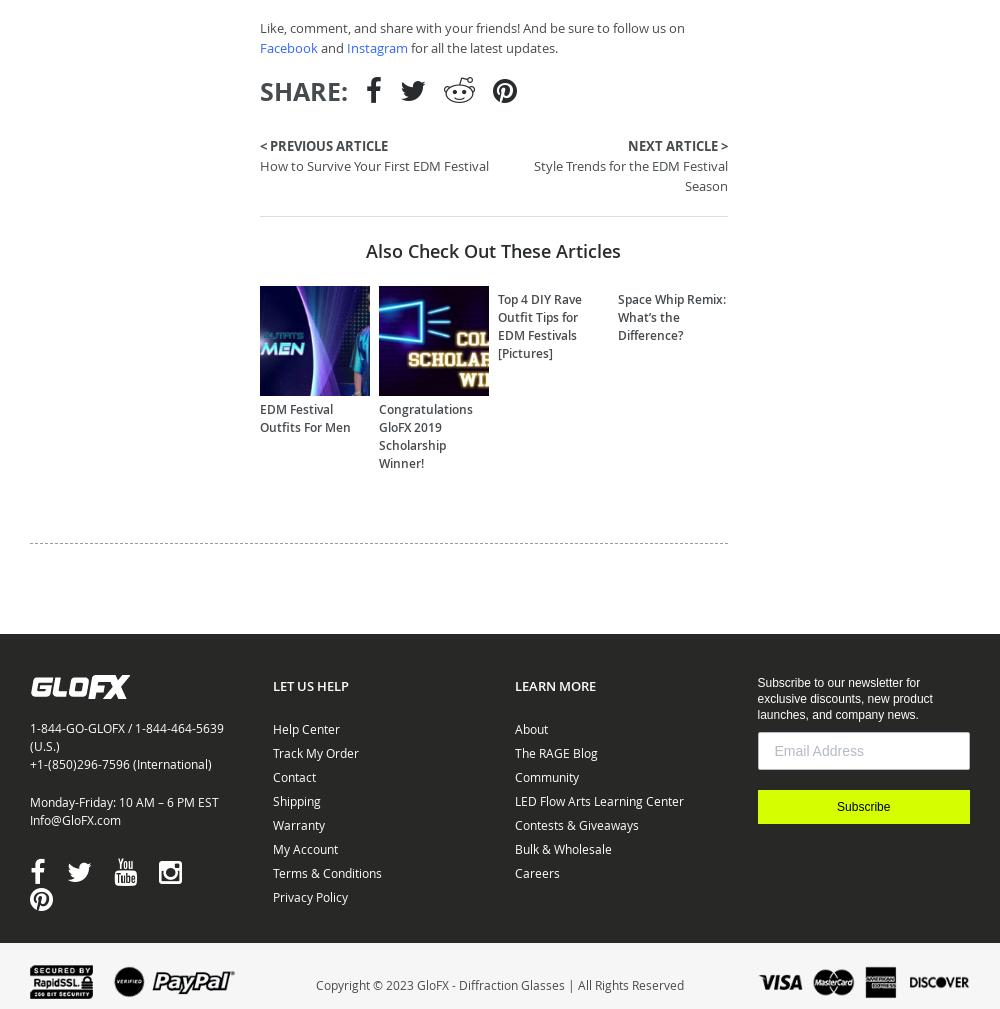 Image resolution: width=1000 pixels, height=1009 pixels. I want to click on 'Info@GloFX.com', so click(74, 819).